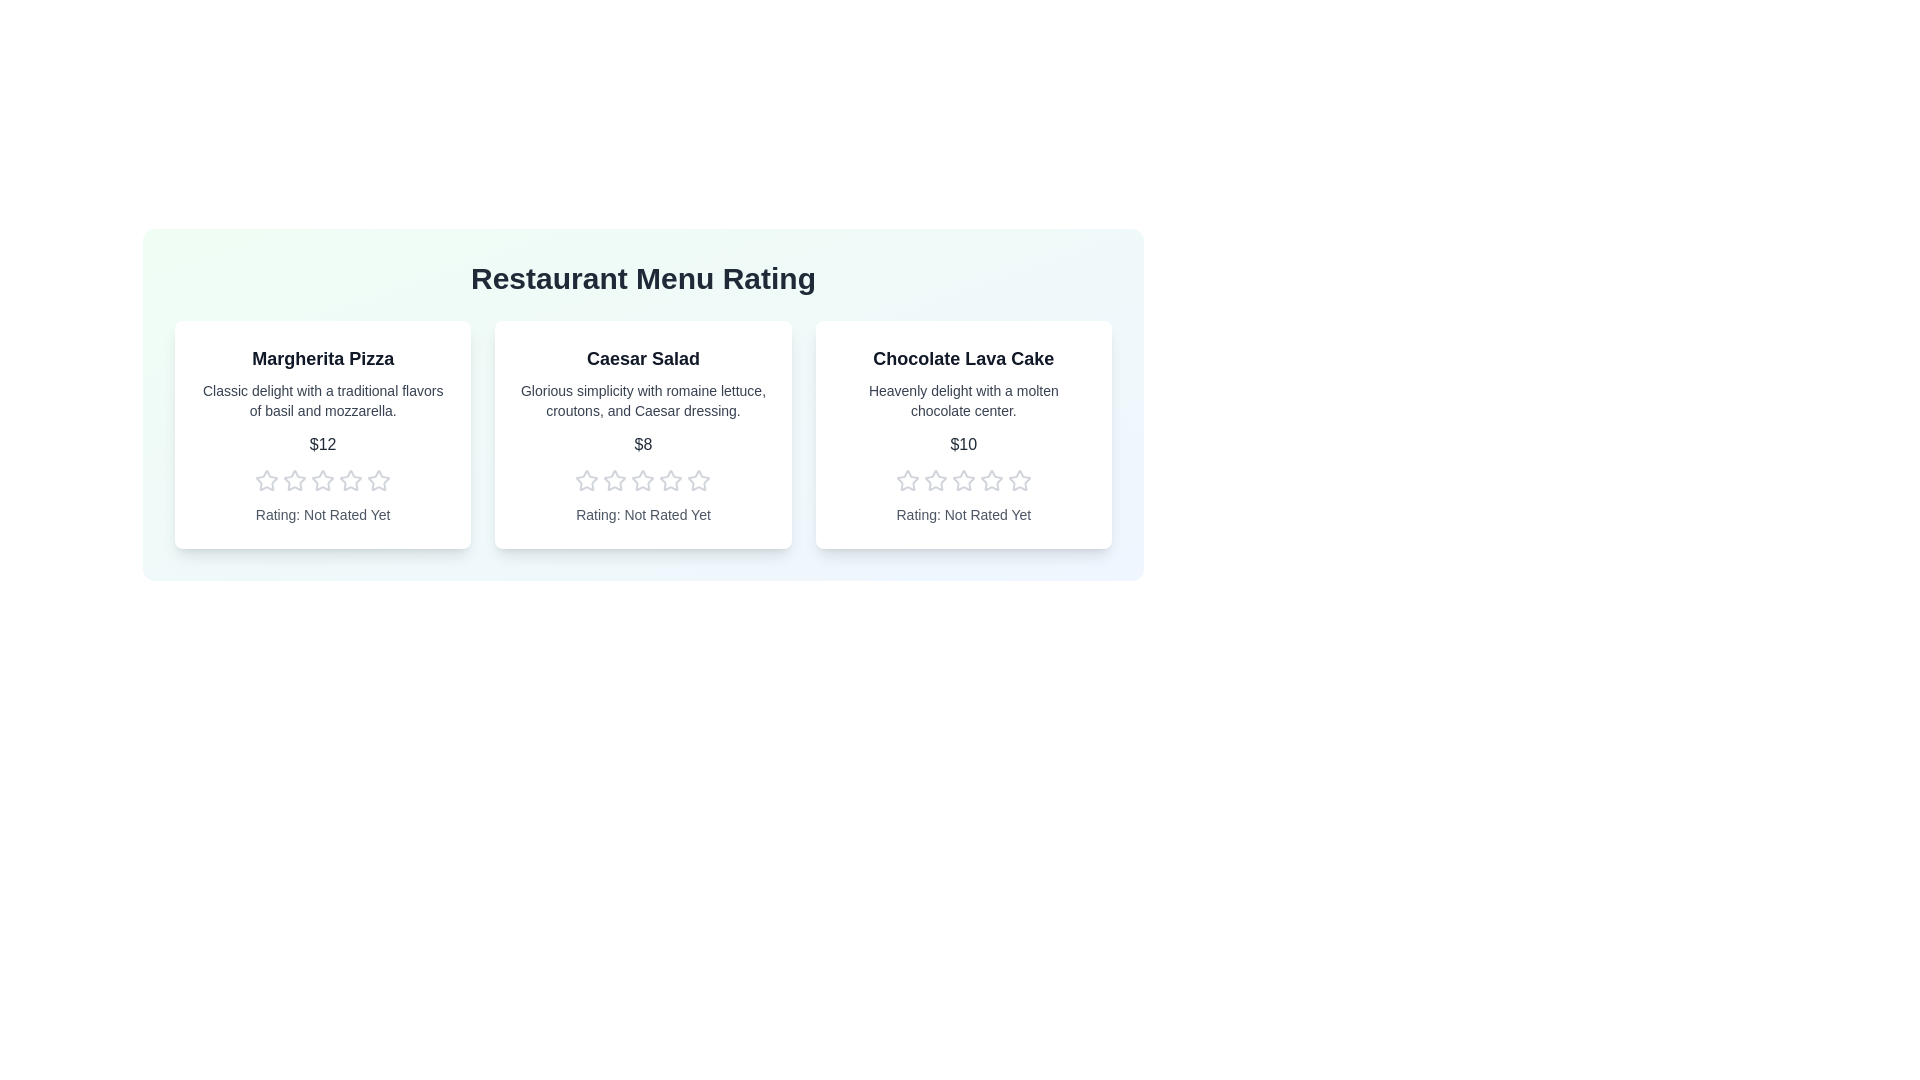  I want to click on the star corresponding to the desired rating 2 for the menu item Chocolate Lava Cake, so click(934, 481).